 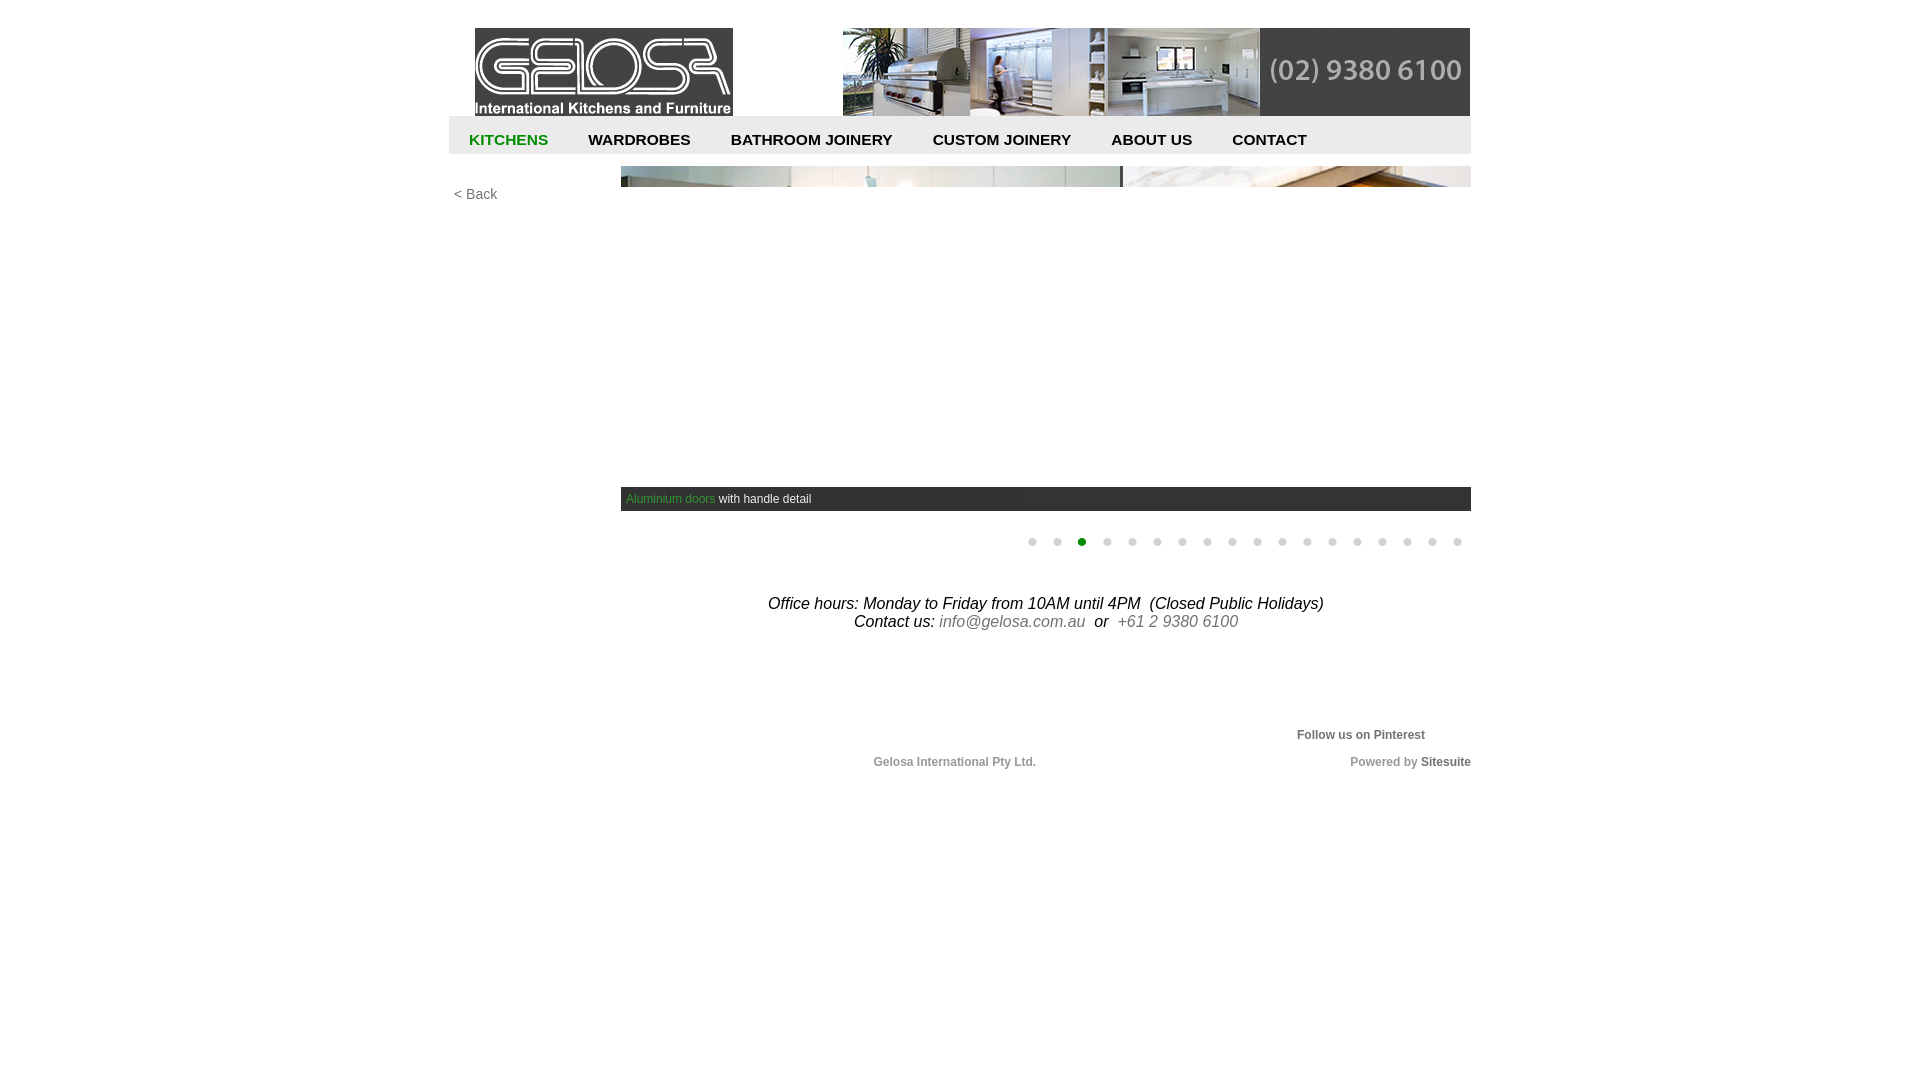 What do you see at coordinates (811, 144) in the screenshot?
I see `'BATHROOM JOINERY'` at bounding box center [811, 144].